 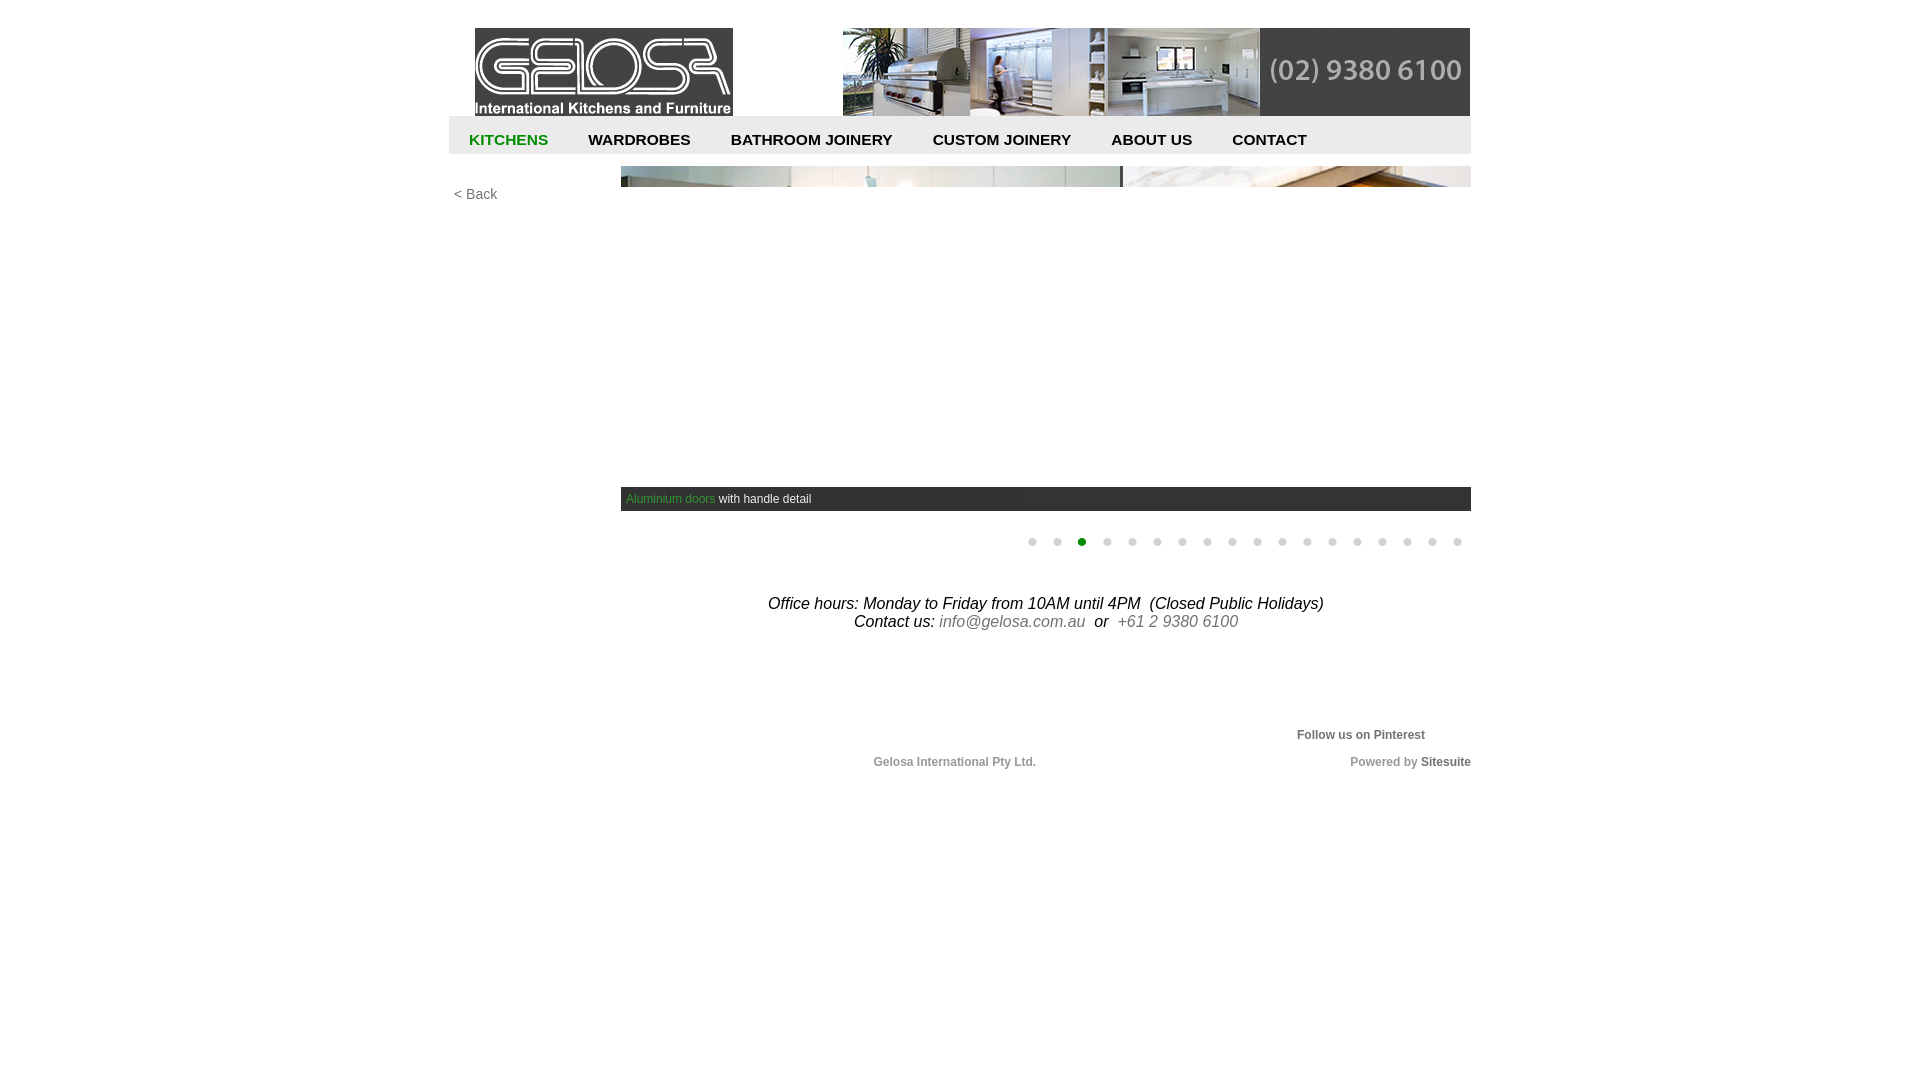 What do you see at coordinates (811, 144) in the screenshot?
I see `'BATHROOM JOINERY'` at bounding box center [811, 144].